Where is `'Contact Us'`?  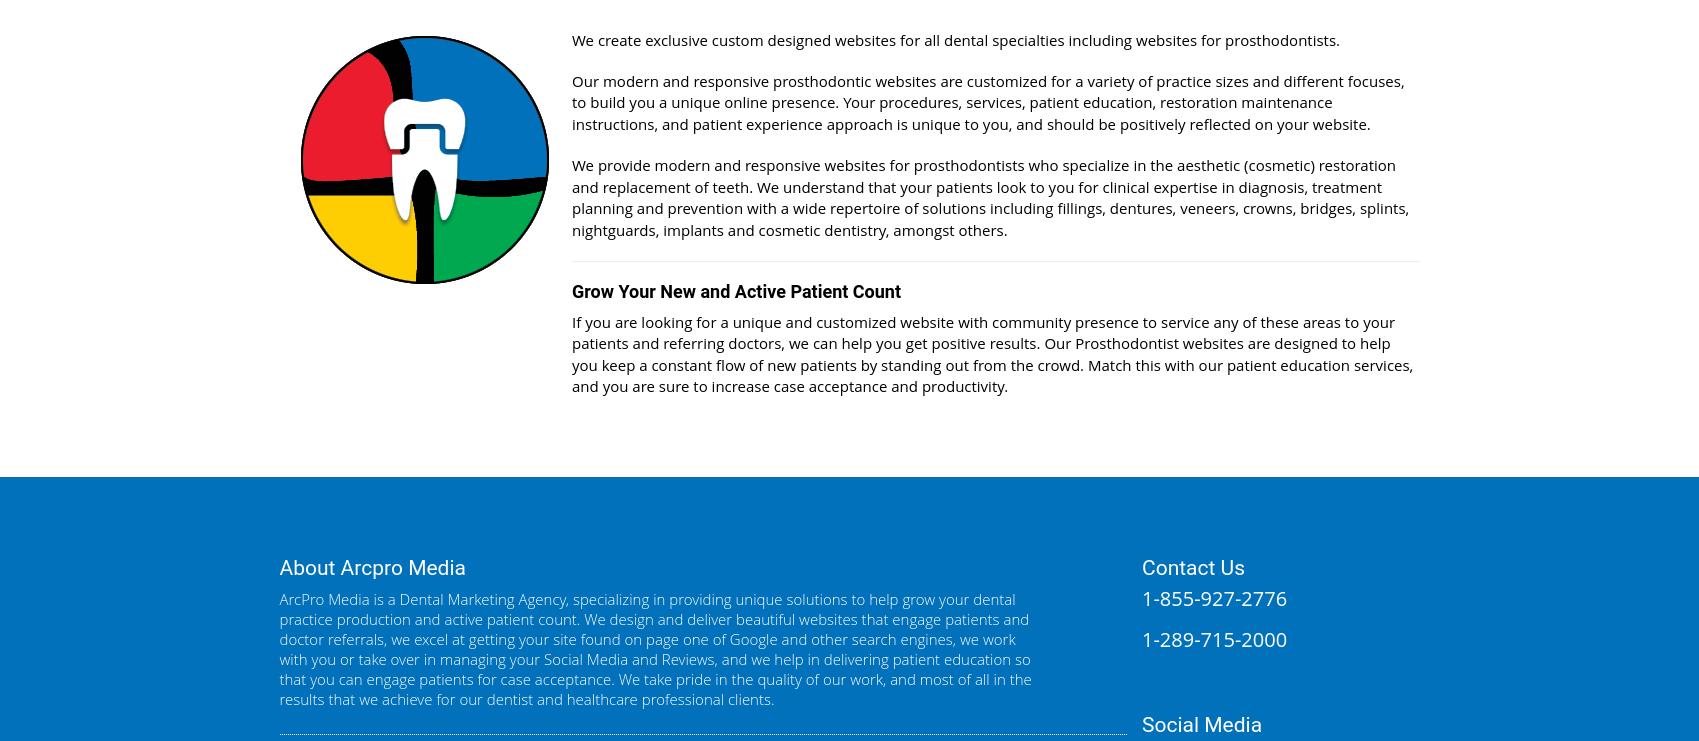
'Contact Us' is located at coordinates (1193, 567).